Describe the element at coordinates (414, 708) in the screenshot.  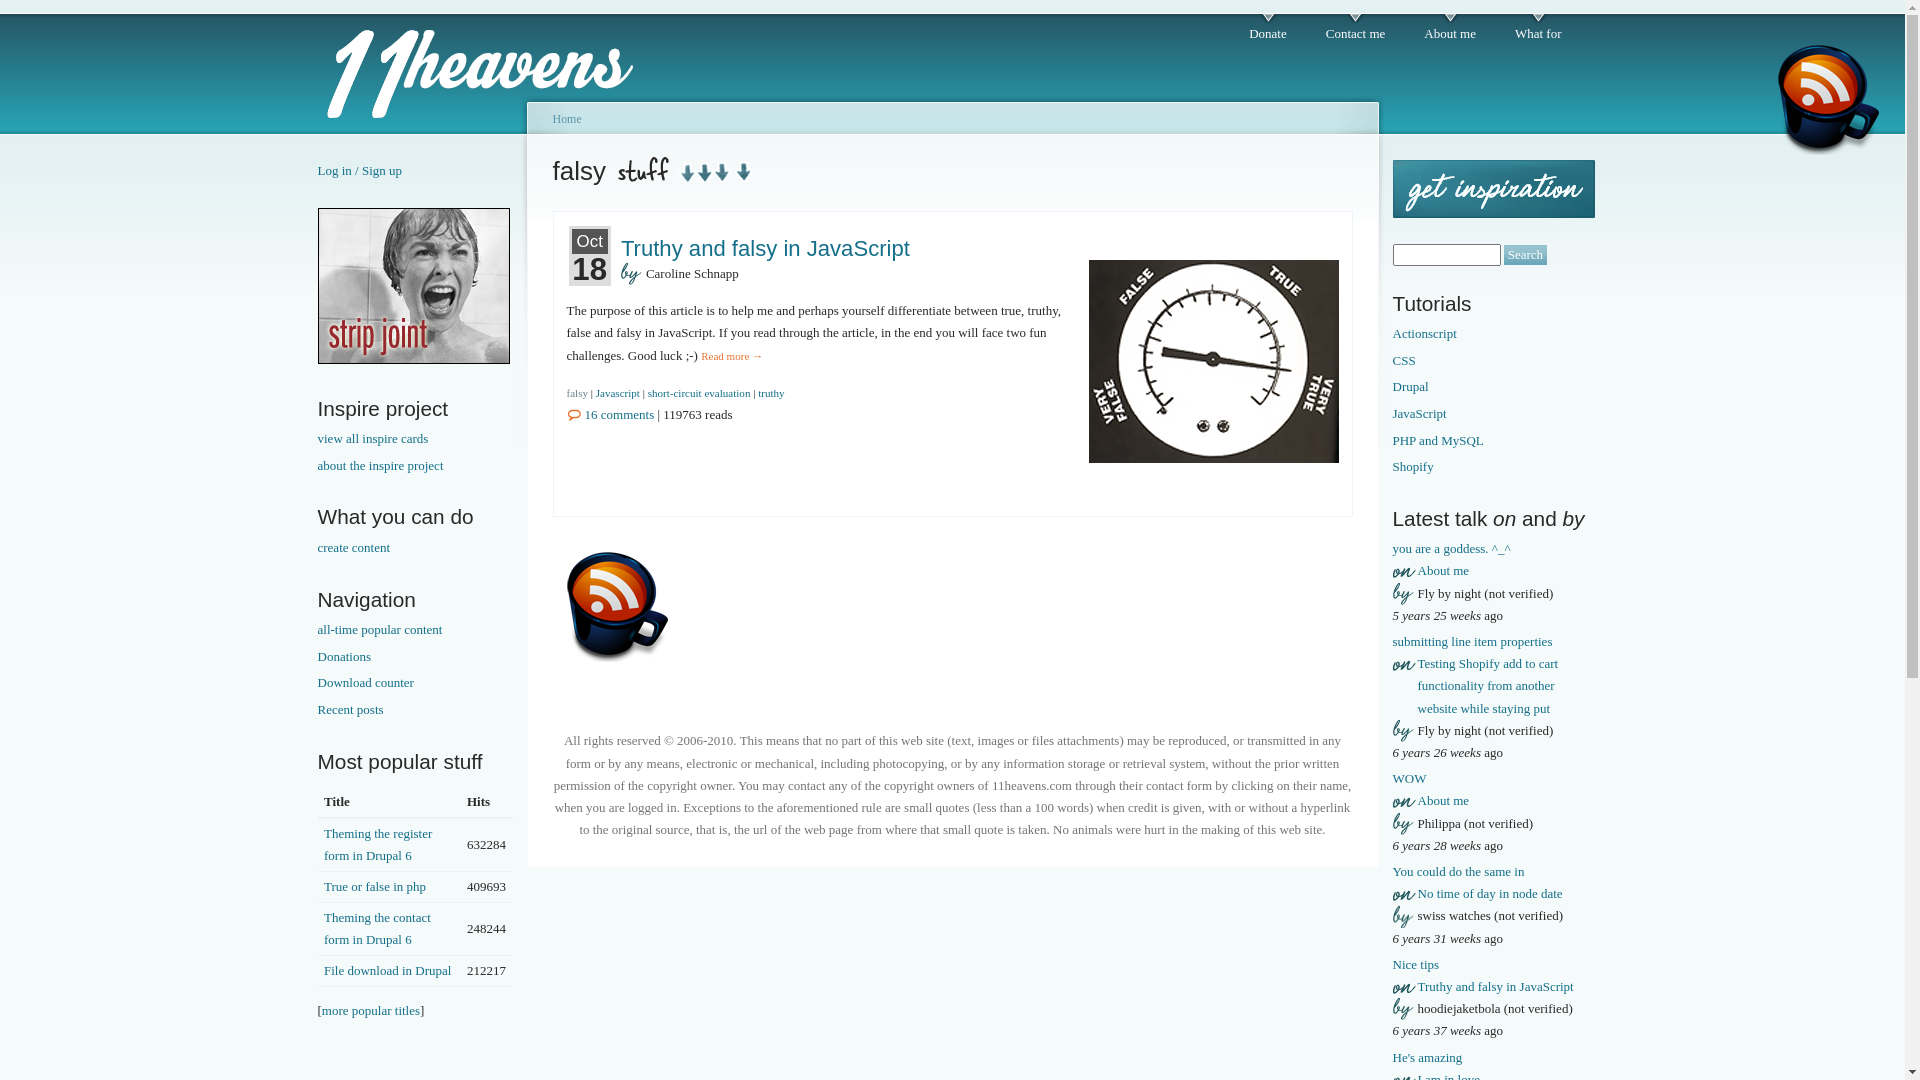
I see `'Recent posts'` at that location.